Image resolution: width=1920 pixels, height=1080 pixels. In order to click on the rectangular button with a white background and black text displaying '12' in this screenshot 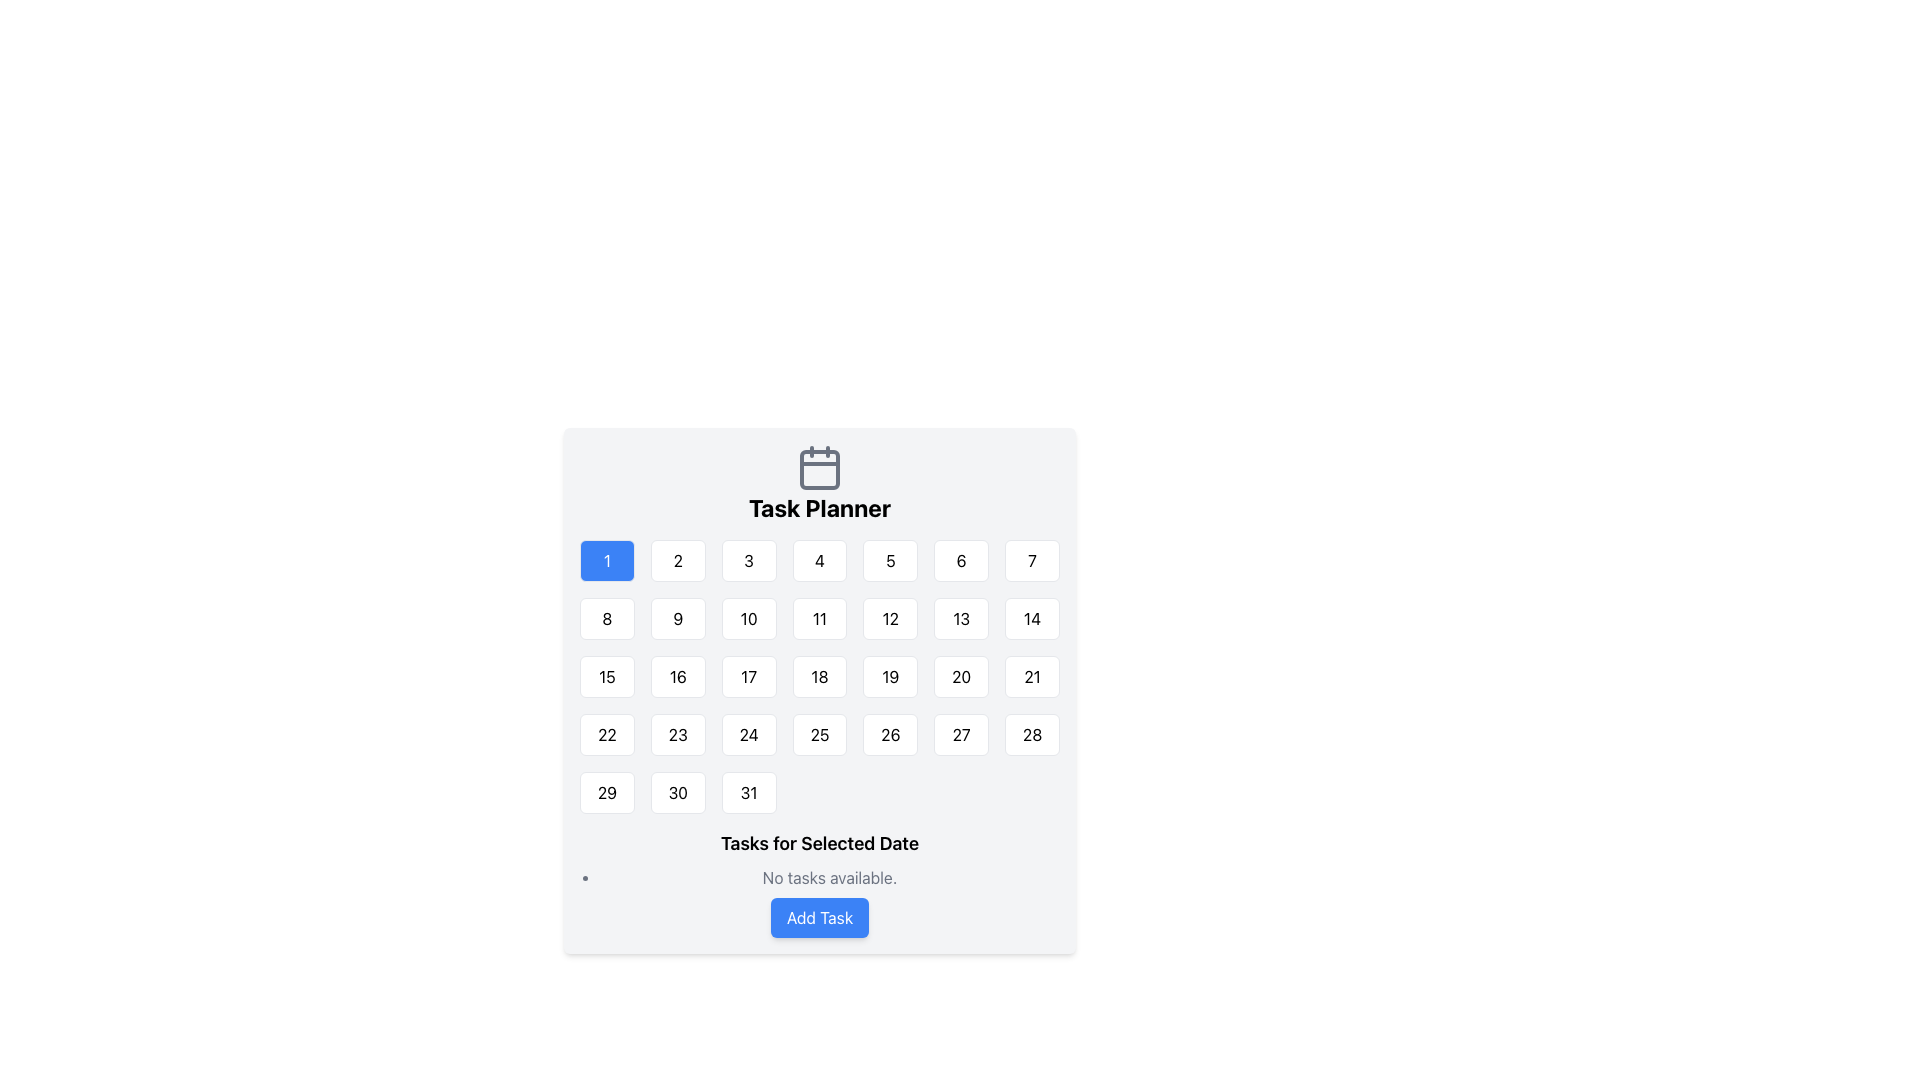, I will do `click(889, 617)`.